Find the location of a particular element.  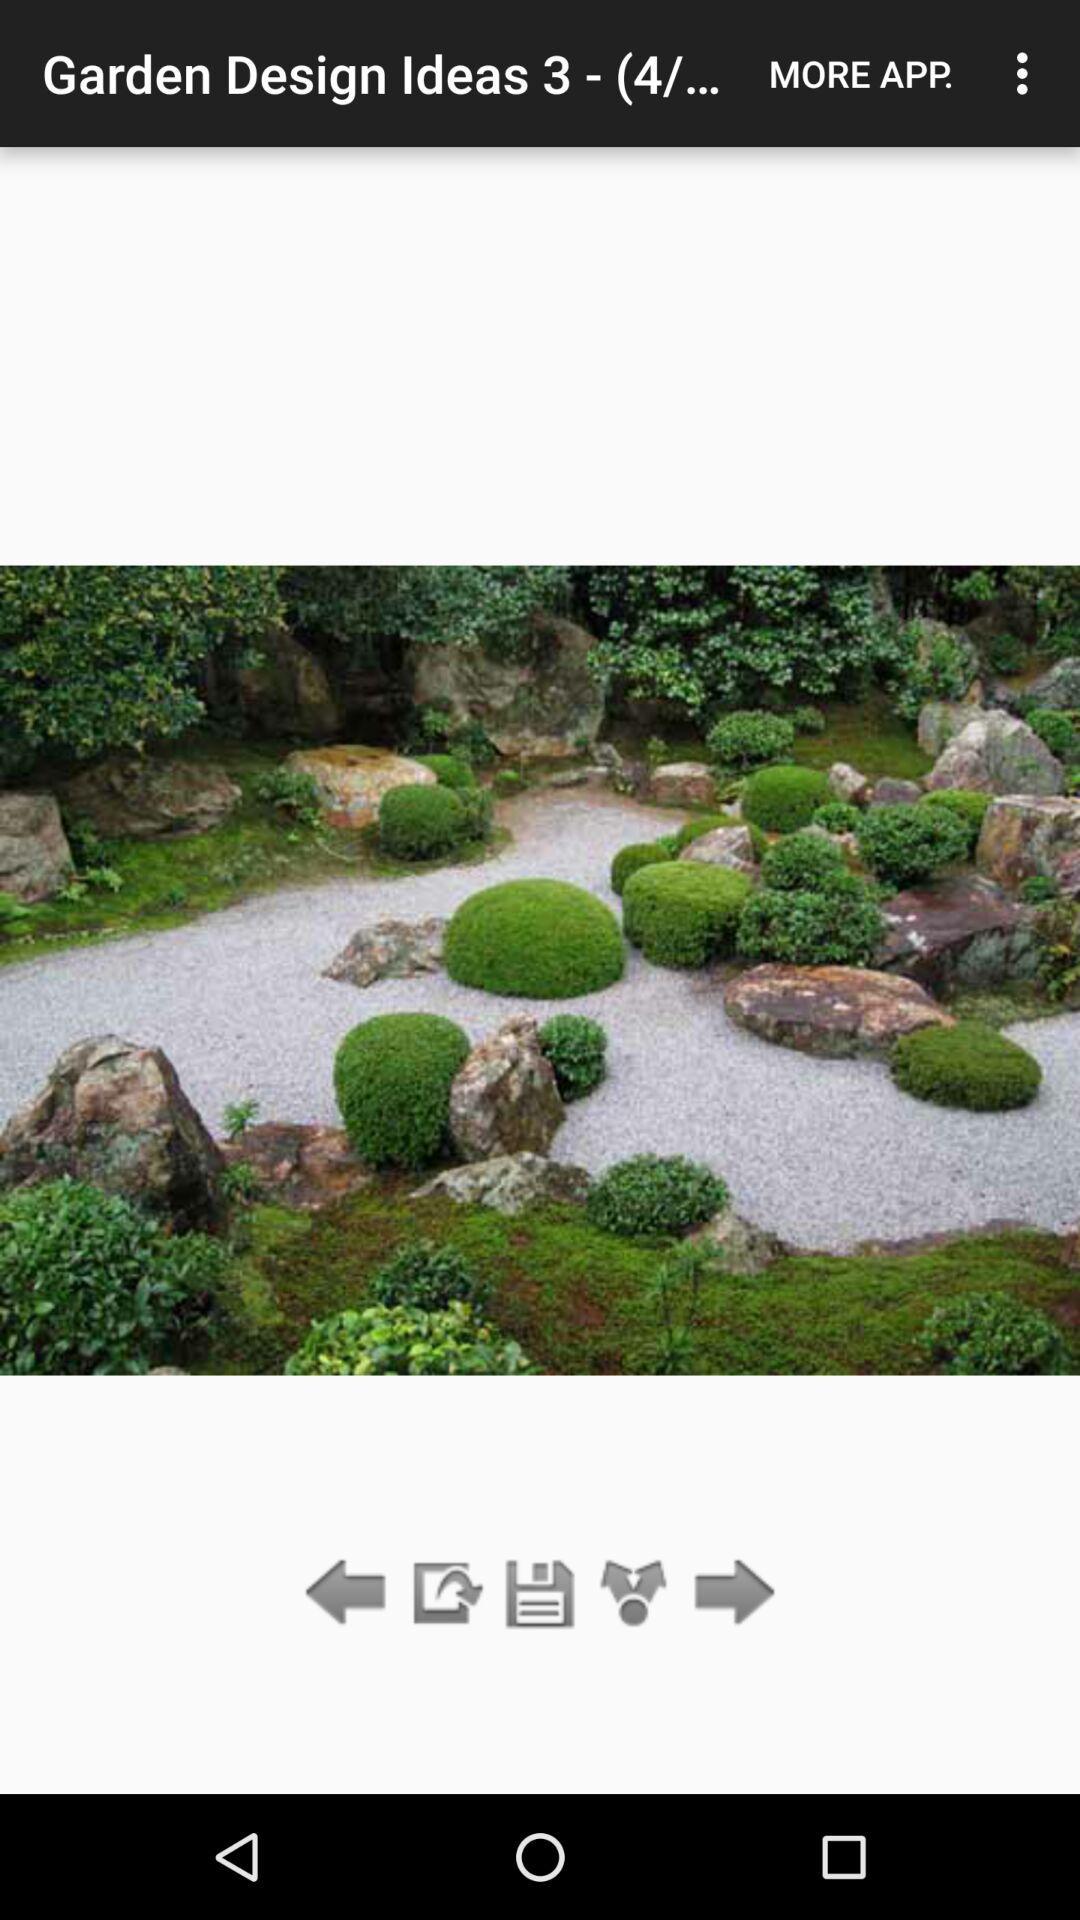

item at the bottom right corner is located at coordinates (729, 1593).